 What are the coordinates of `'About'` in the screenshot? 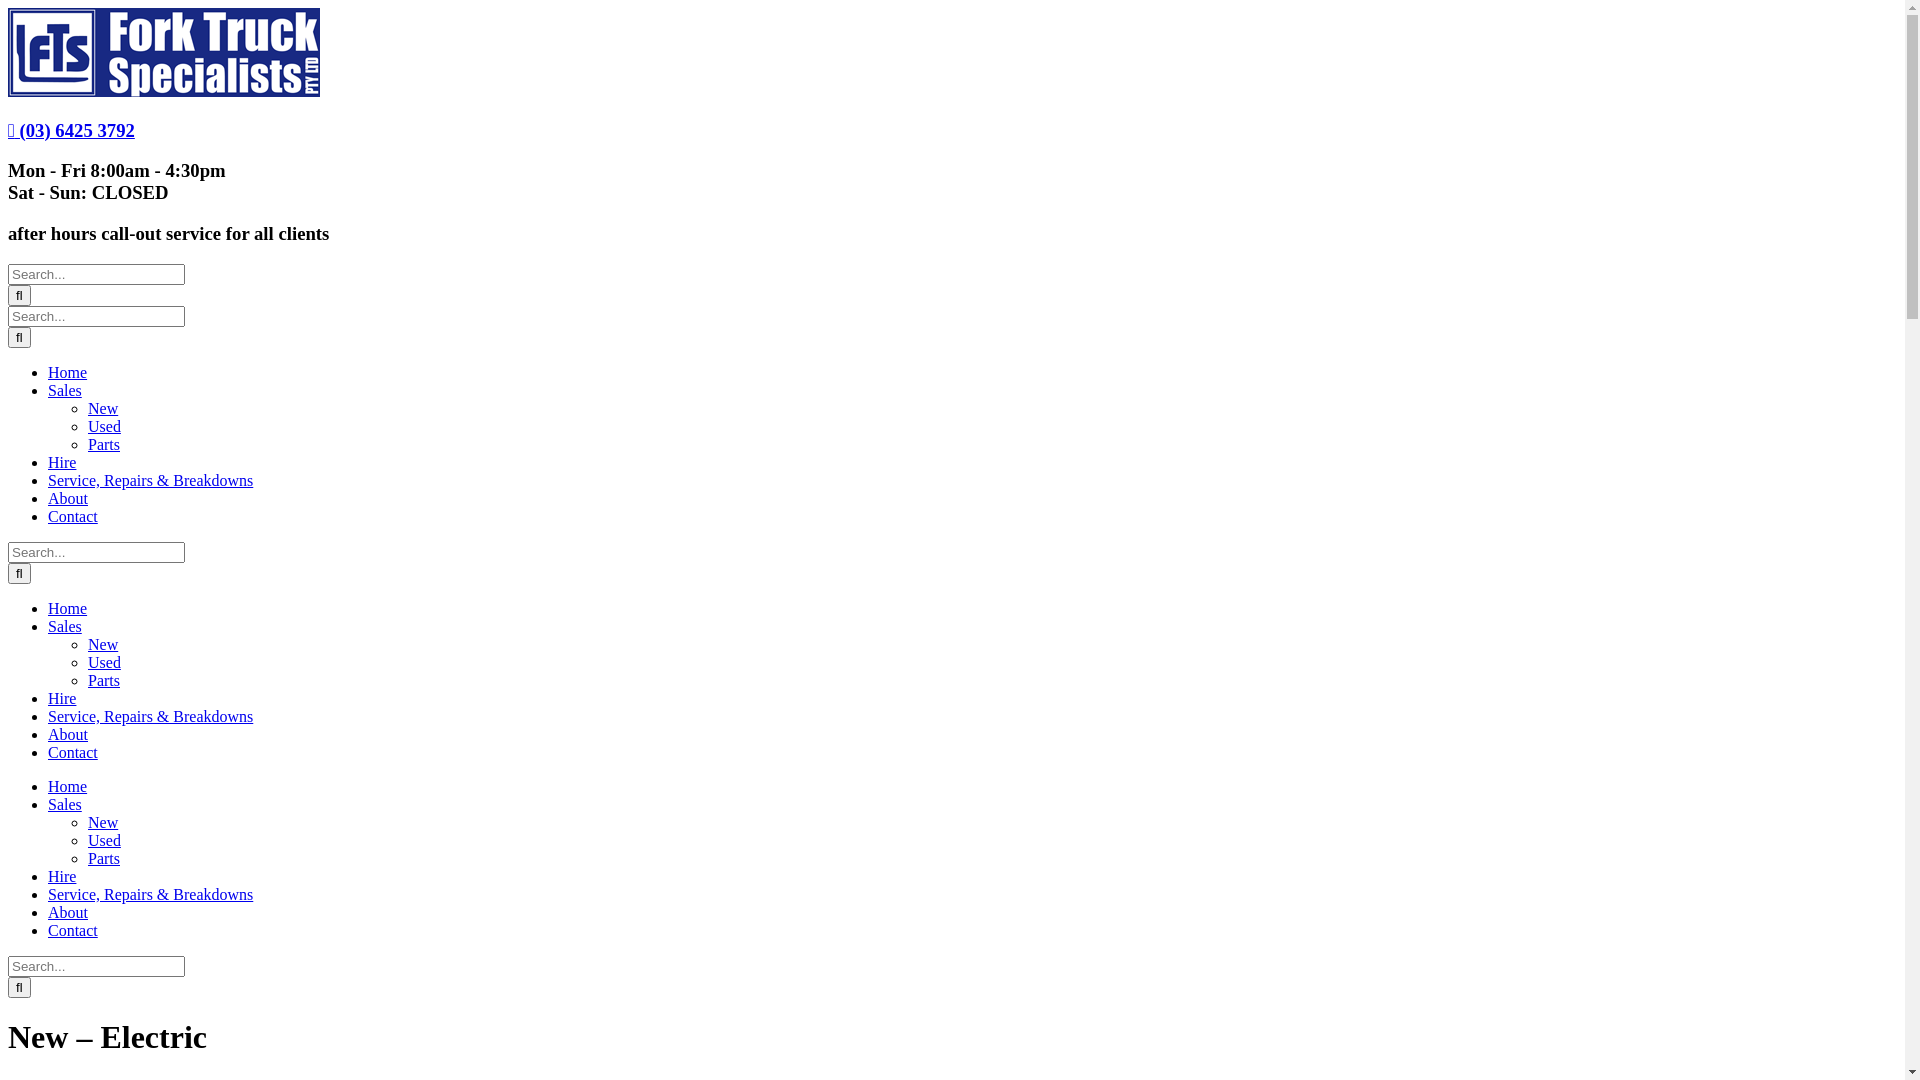 It's located at (67, 497).